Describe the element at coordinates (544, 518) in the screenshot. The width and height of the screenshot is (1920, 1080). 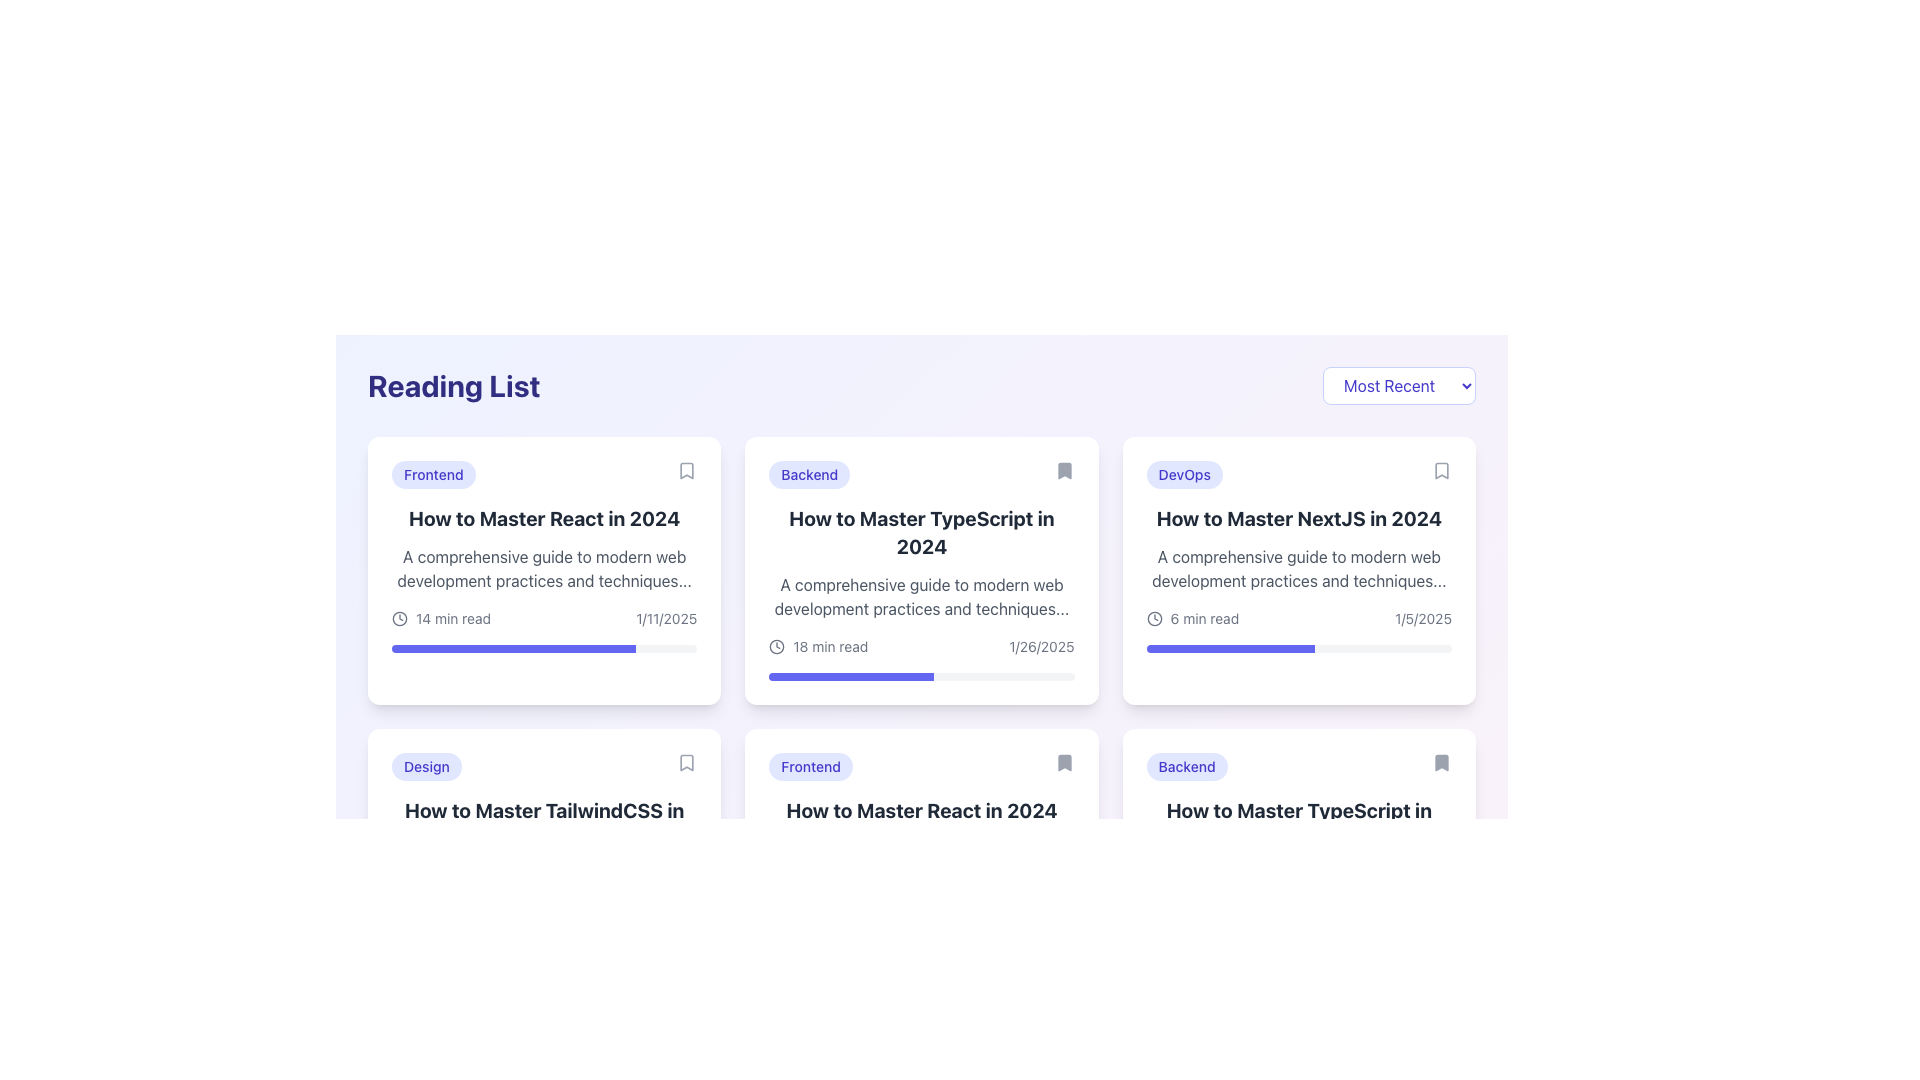
I see `the text element titled 'How to Master React in 2024'` at that location.